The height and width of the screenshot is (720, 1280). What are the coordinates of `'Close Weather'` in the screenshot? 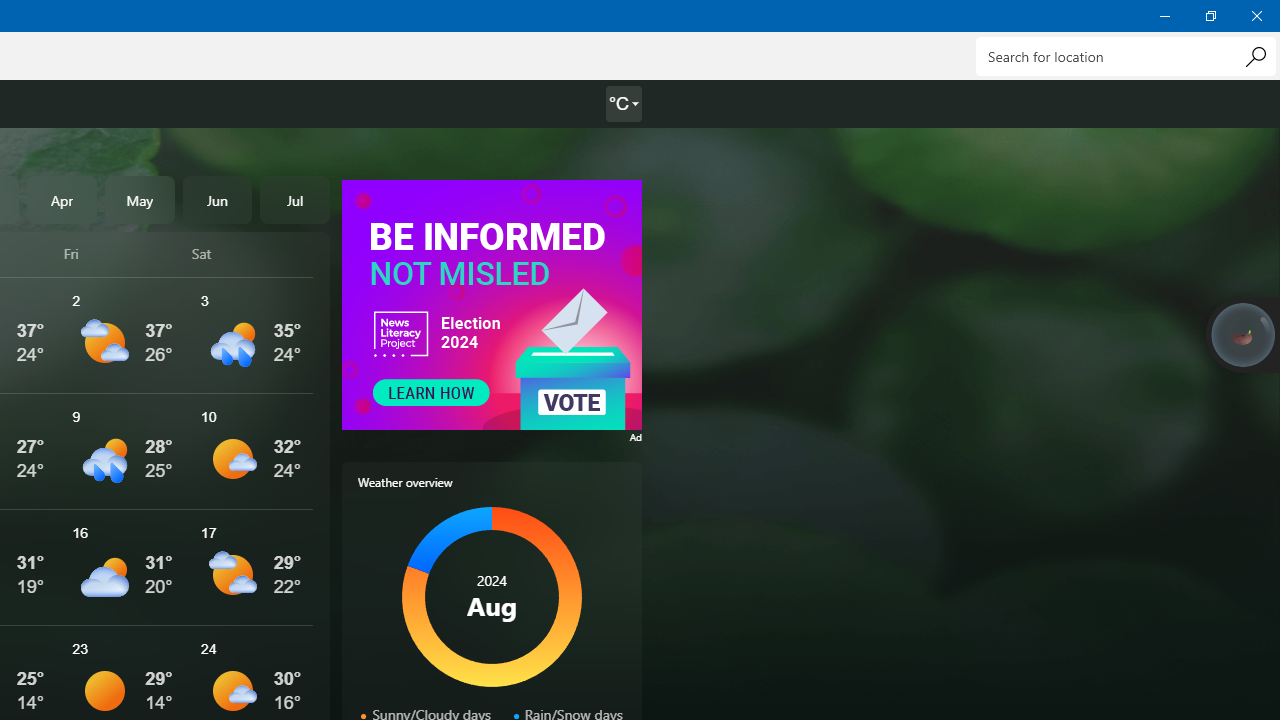 It's located at (1255, 15).